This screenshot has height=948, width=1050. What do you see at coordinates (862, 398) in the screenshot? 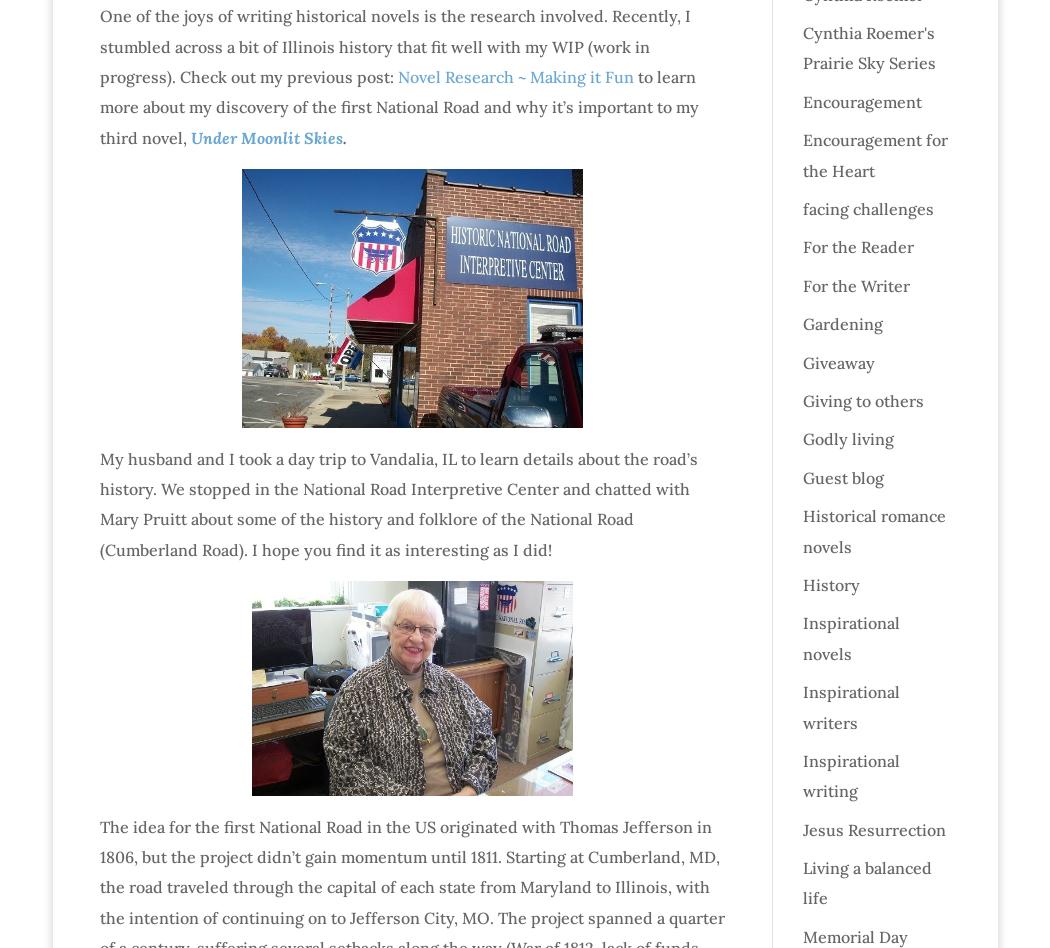
I see `'Giving to others'` at bounding box center [862, 398].